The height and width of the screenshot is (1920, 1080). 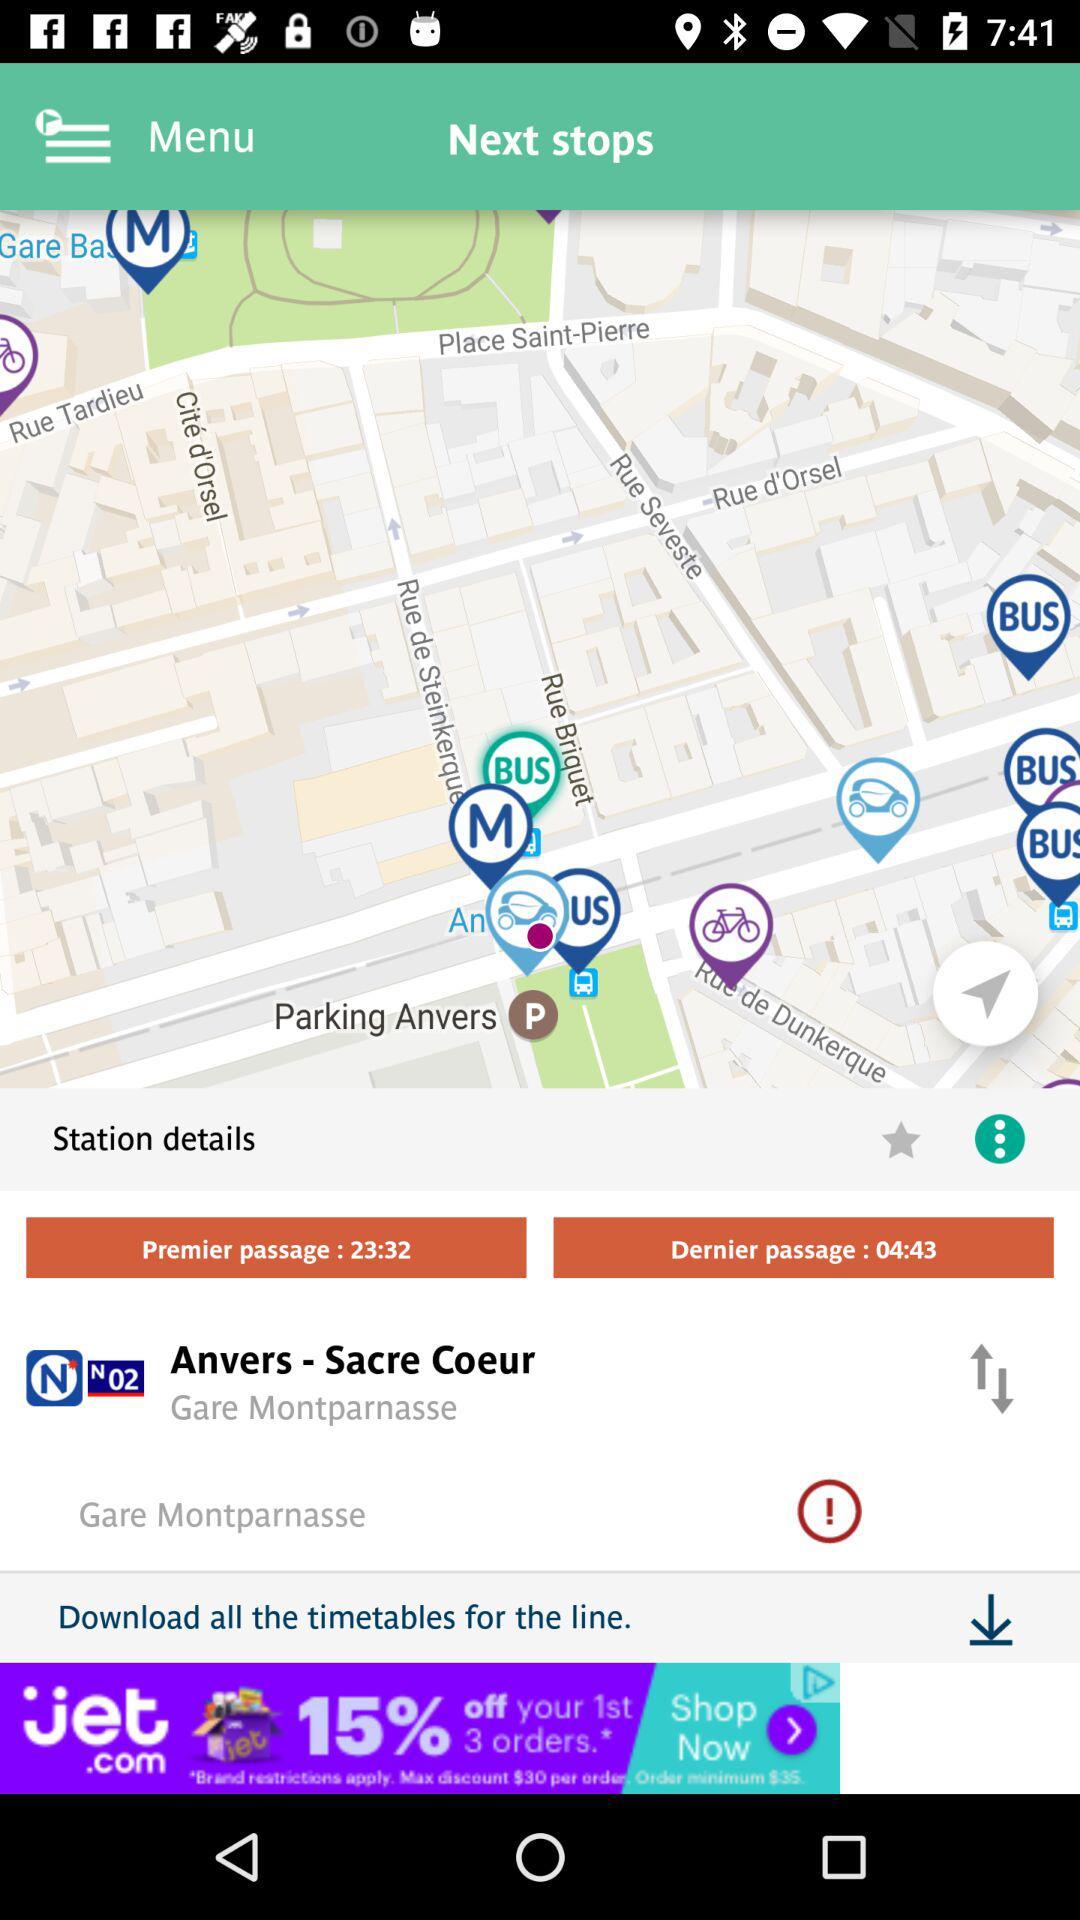 What do you see at coordinates (984, 993) in the screenshot?
I see `the navigation icon` at bounding box center [984, 993].